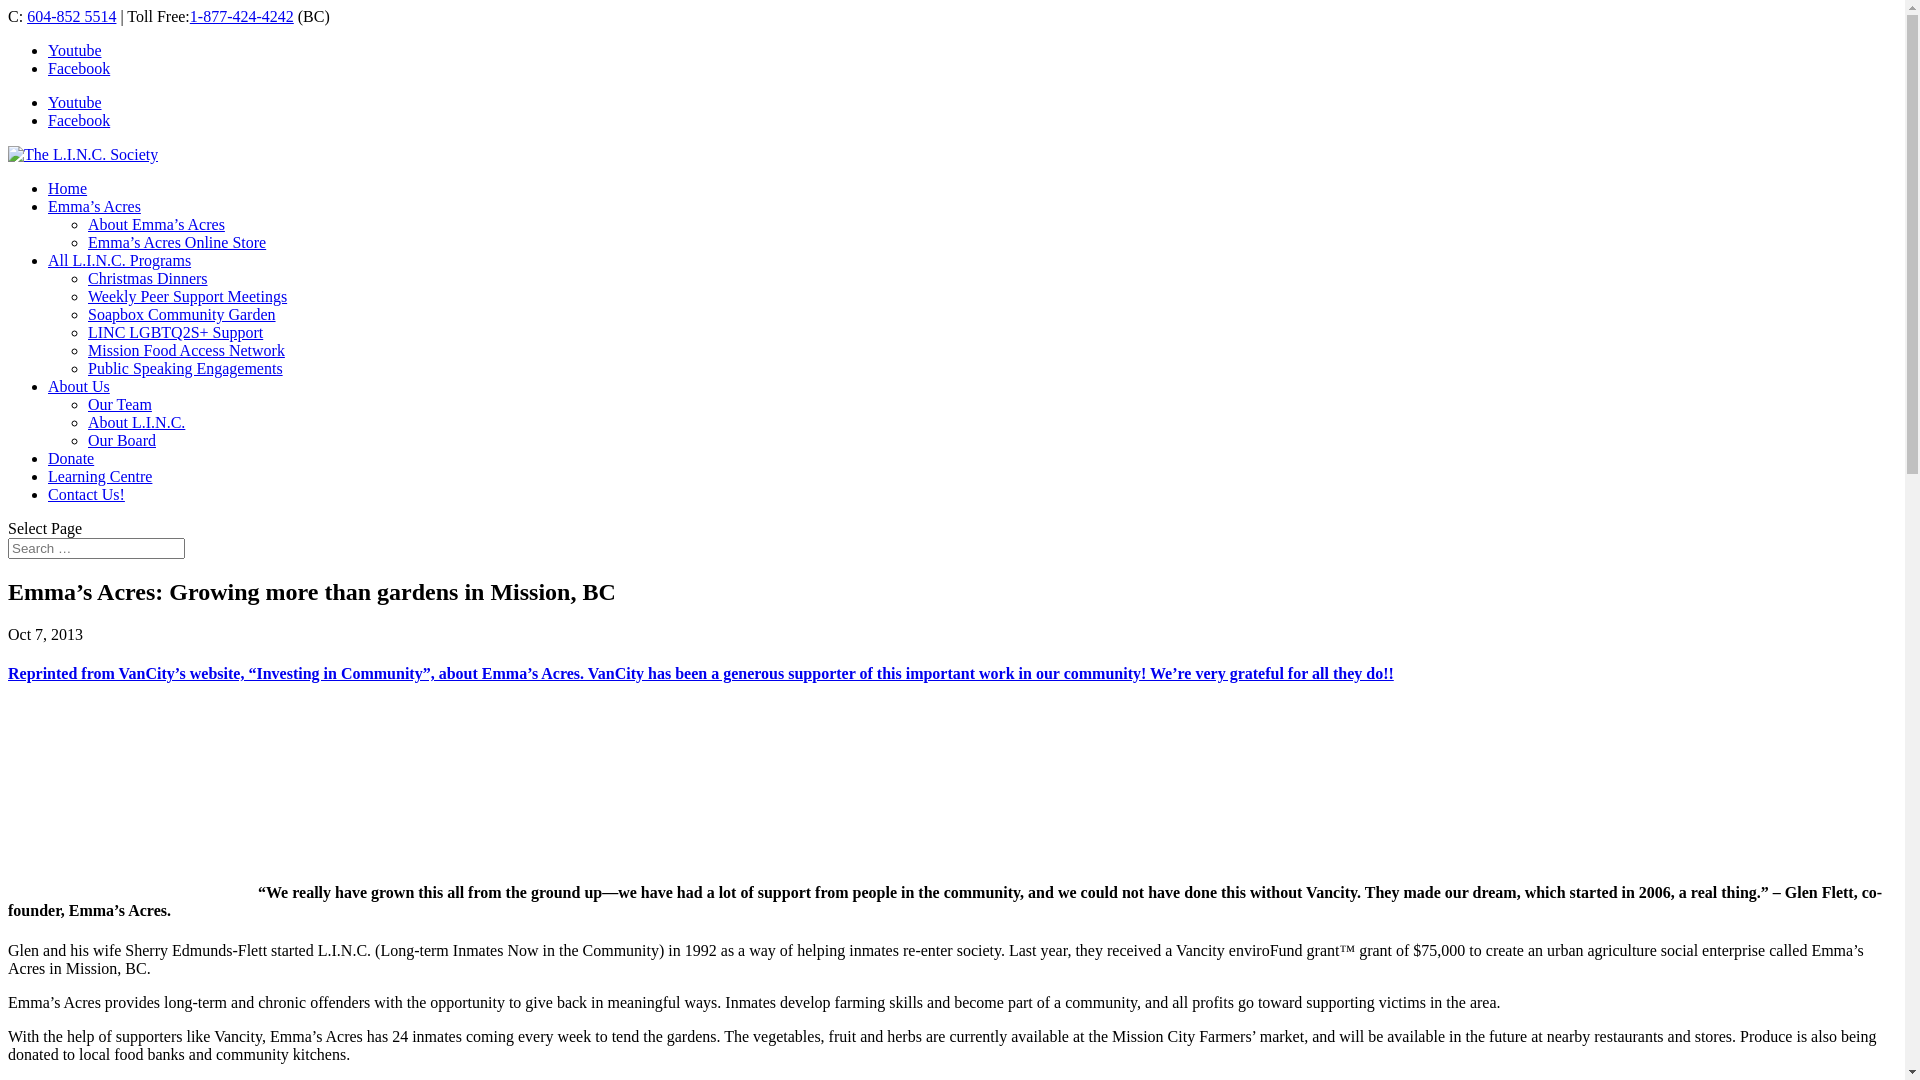 The height and width of the screenshot is (1080, 1920). Describe the element at coordinates (75, 102) in the screenshot. I see `'Youtube'` at that location.